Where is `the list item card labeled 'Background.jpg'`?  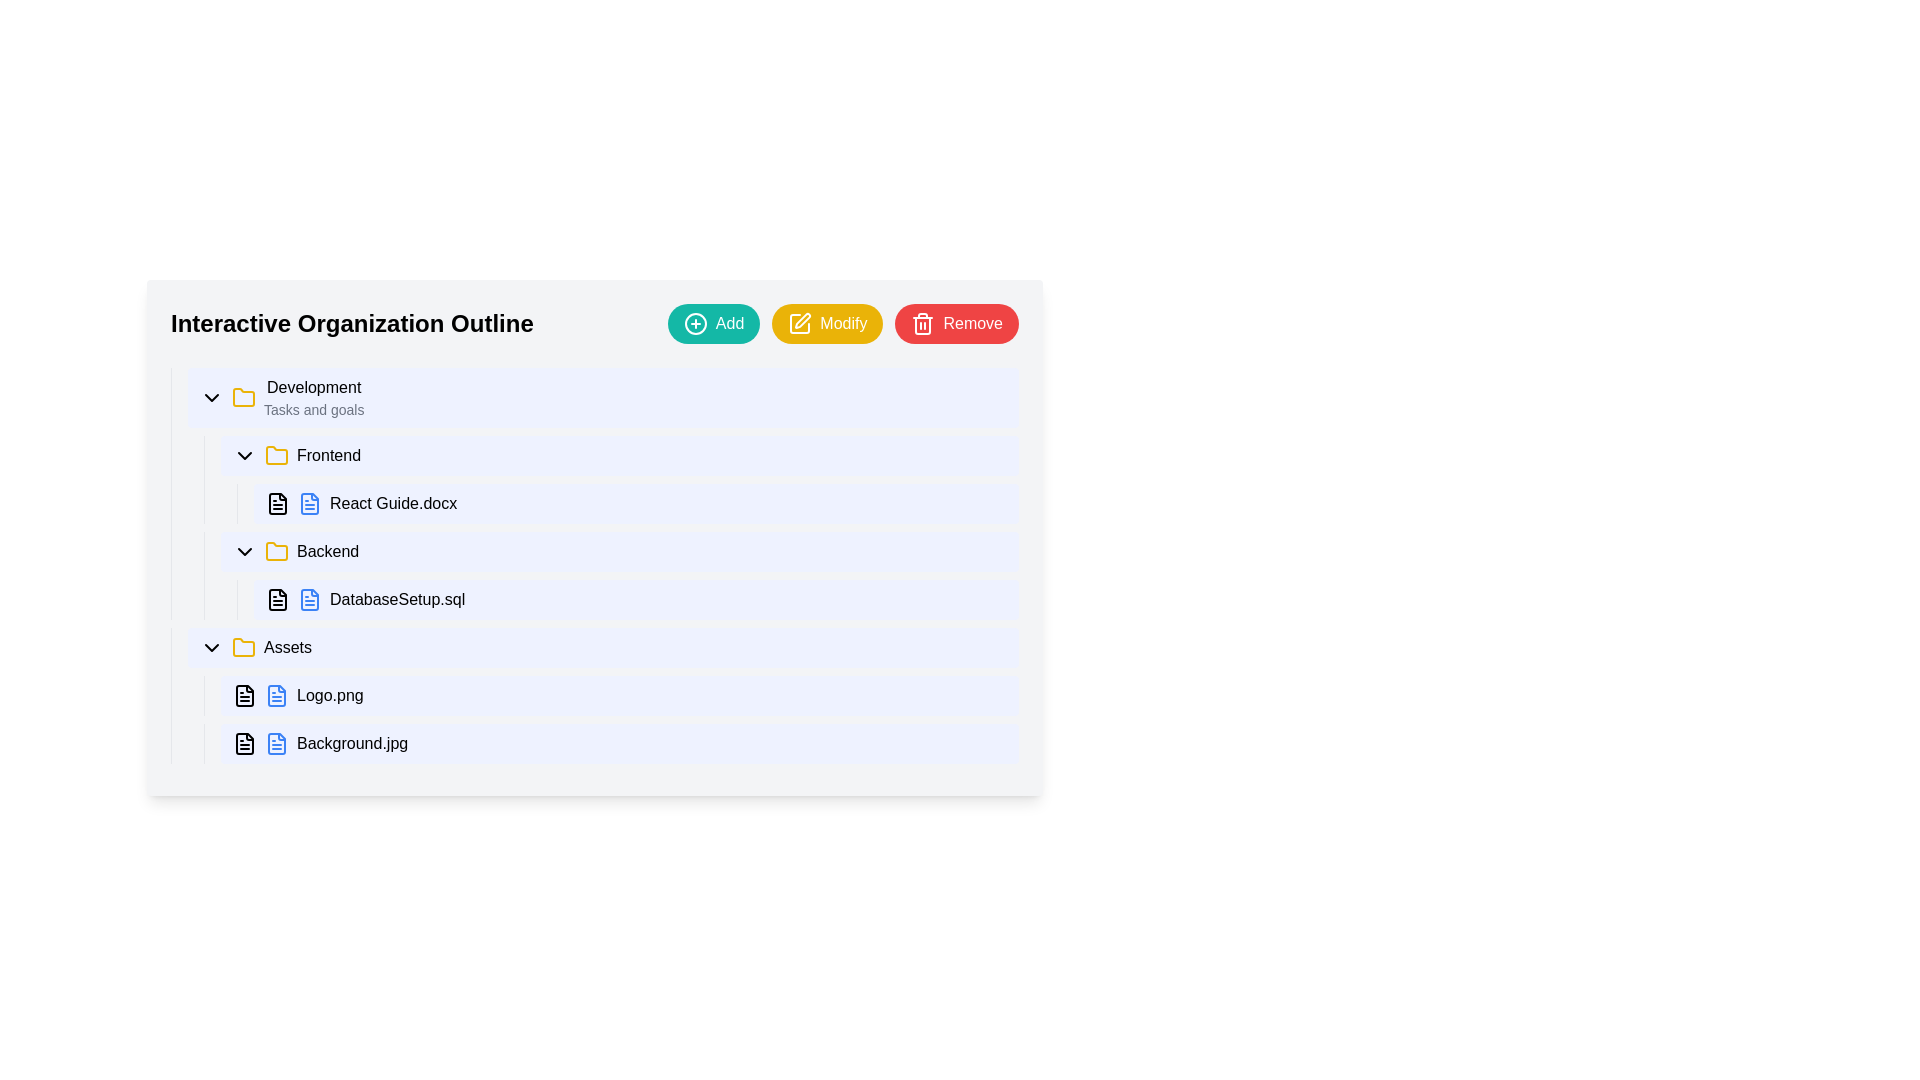
the list item card labeled 'Background.jpg' is located at coordinates (618, 744).